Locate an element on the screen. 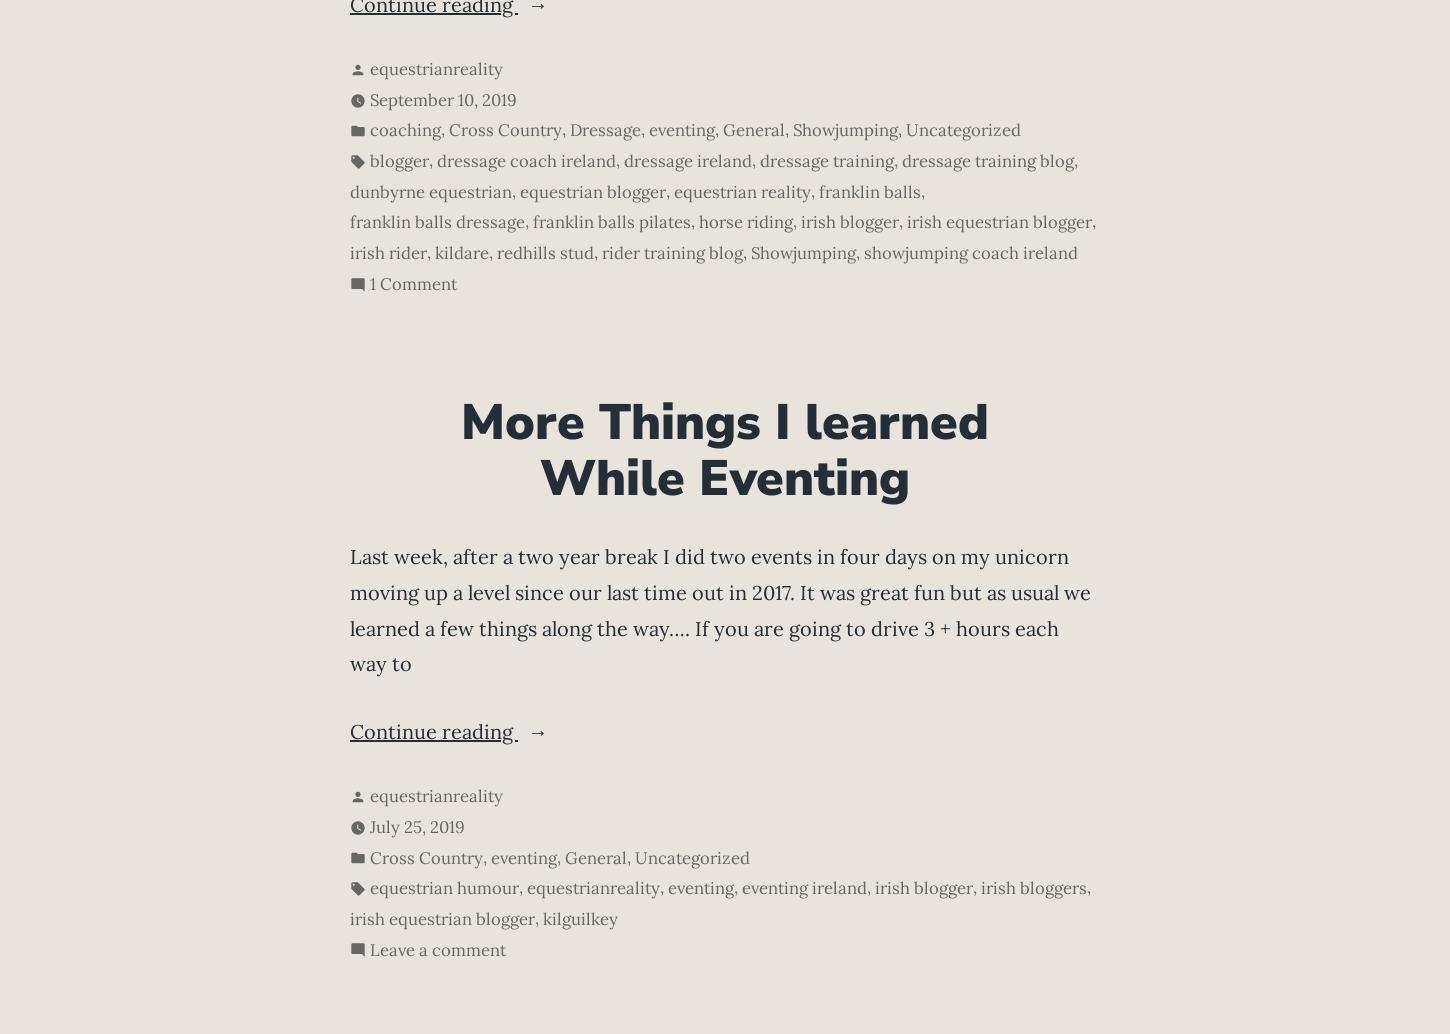 Image resolution: width=1450 pixels, height=1034 pixels. 'More Things I learned While Eventing' is located at coordinates (725, 450).